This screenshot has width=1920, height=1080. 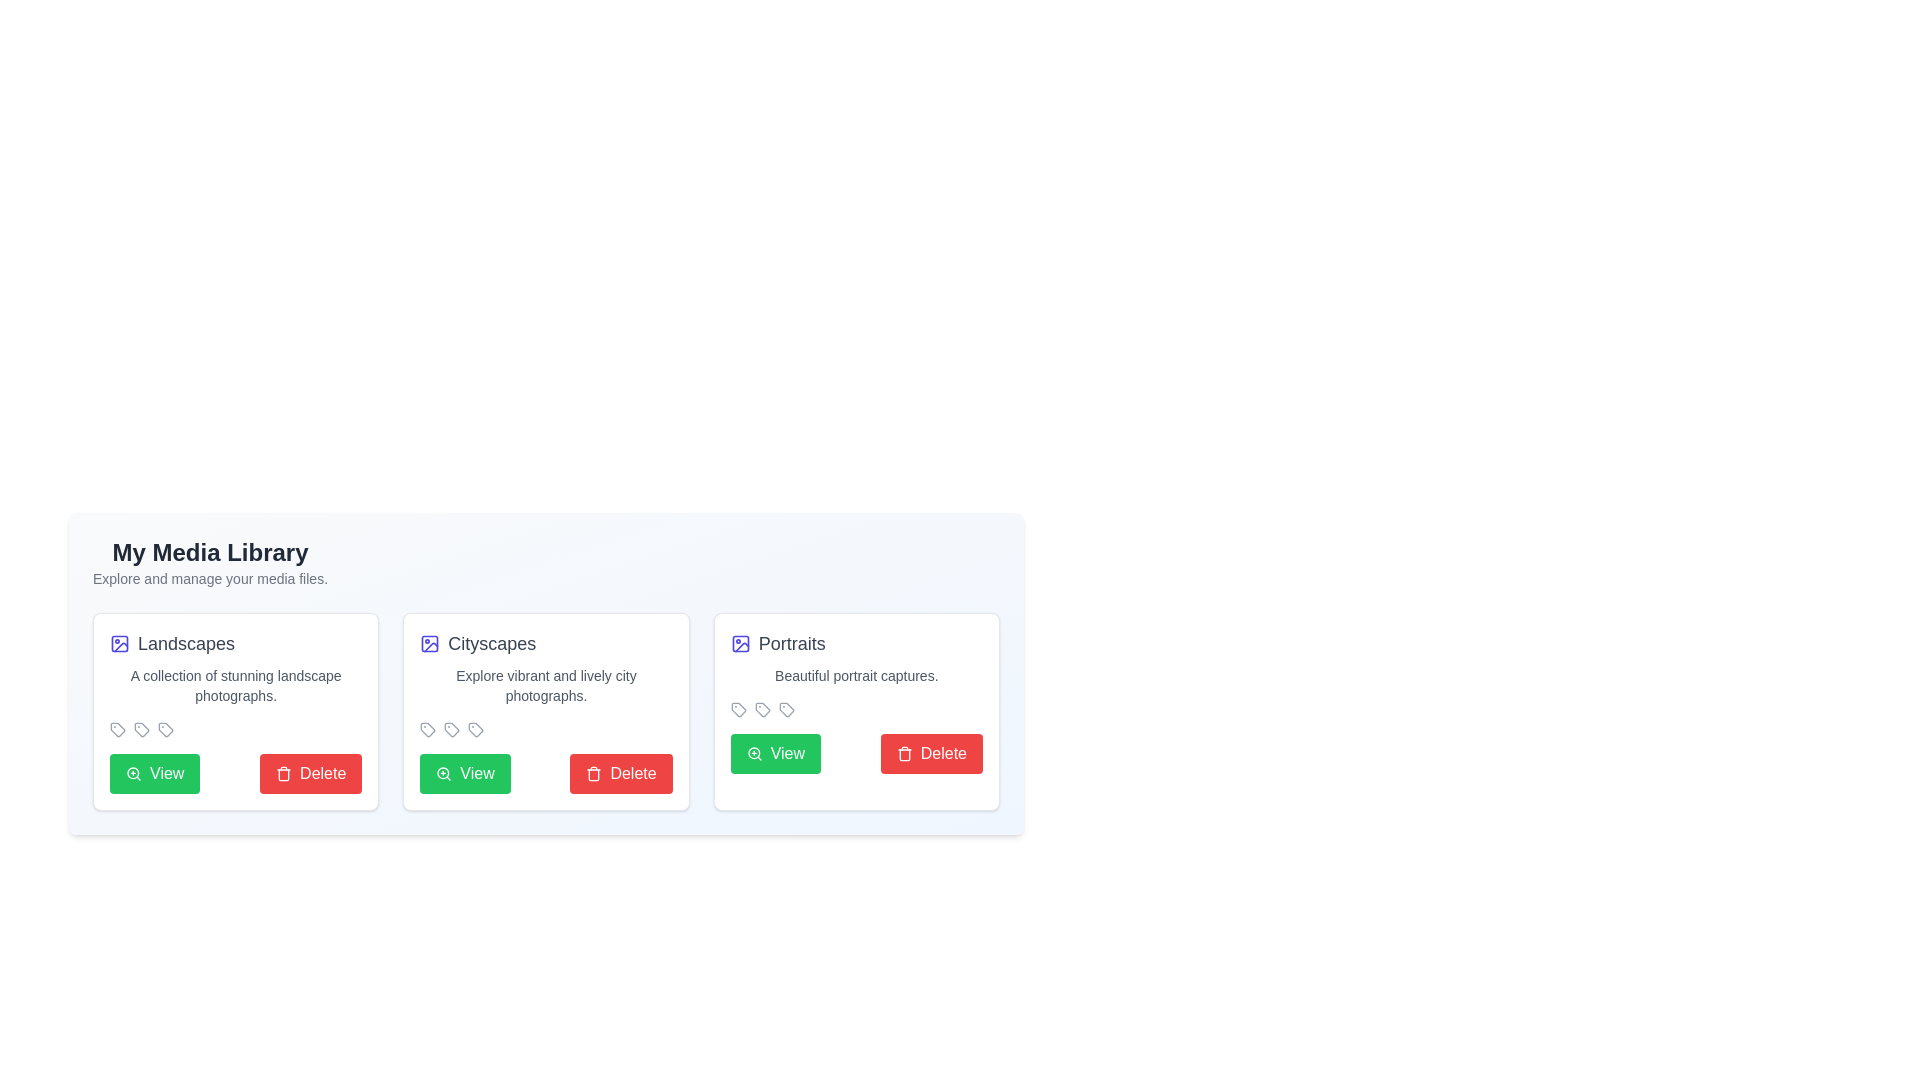 What do you see at coordinates (761, 708) in the screenshot?
I see `the small icon shaped like a tag or label located within the third content card from the left, specifically the second icon in a sequence of small icons near the top of the card` at bounding box center [761, 708].